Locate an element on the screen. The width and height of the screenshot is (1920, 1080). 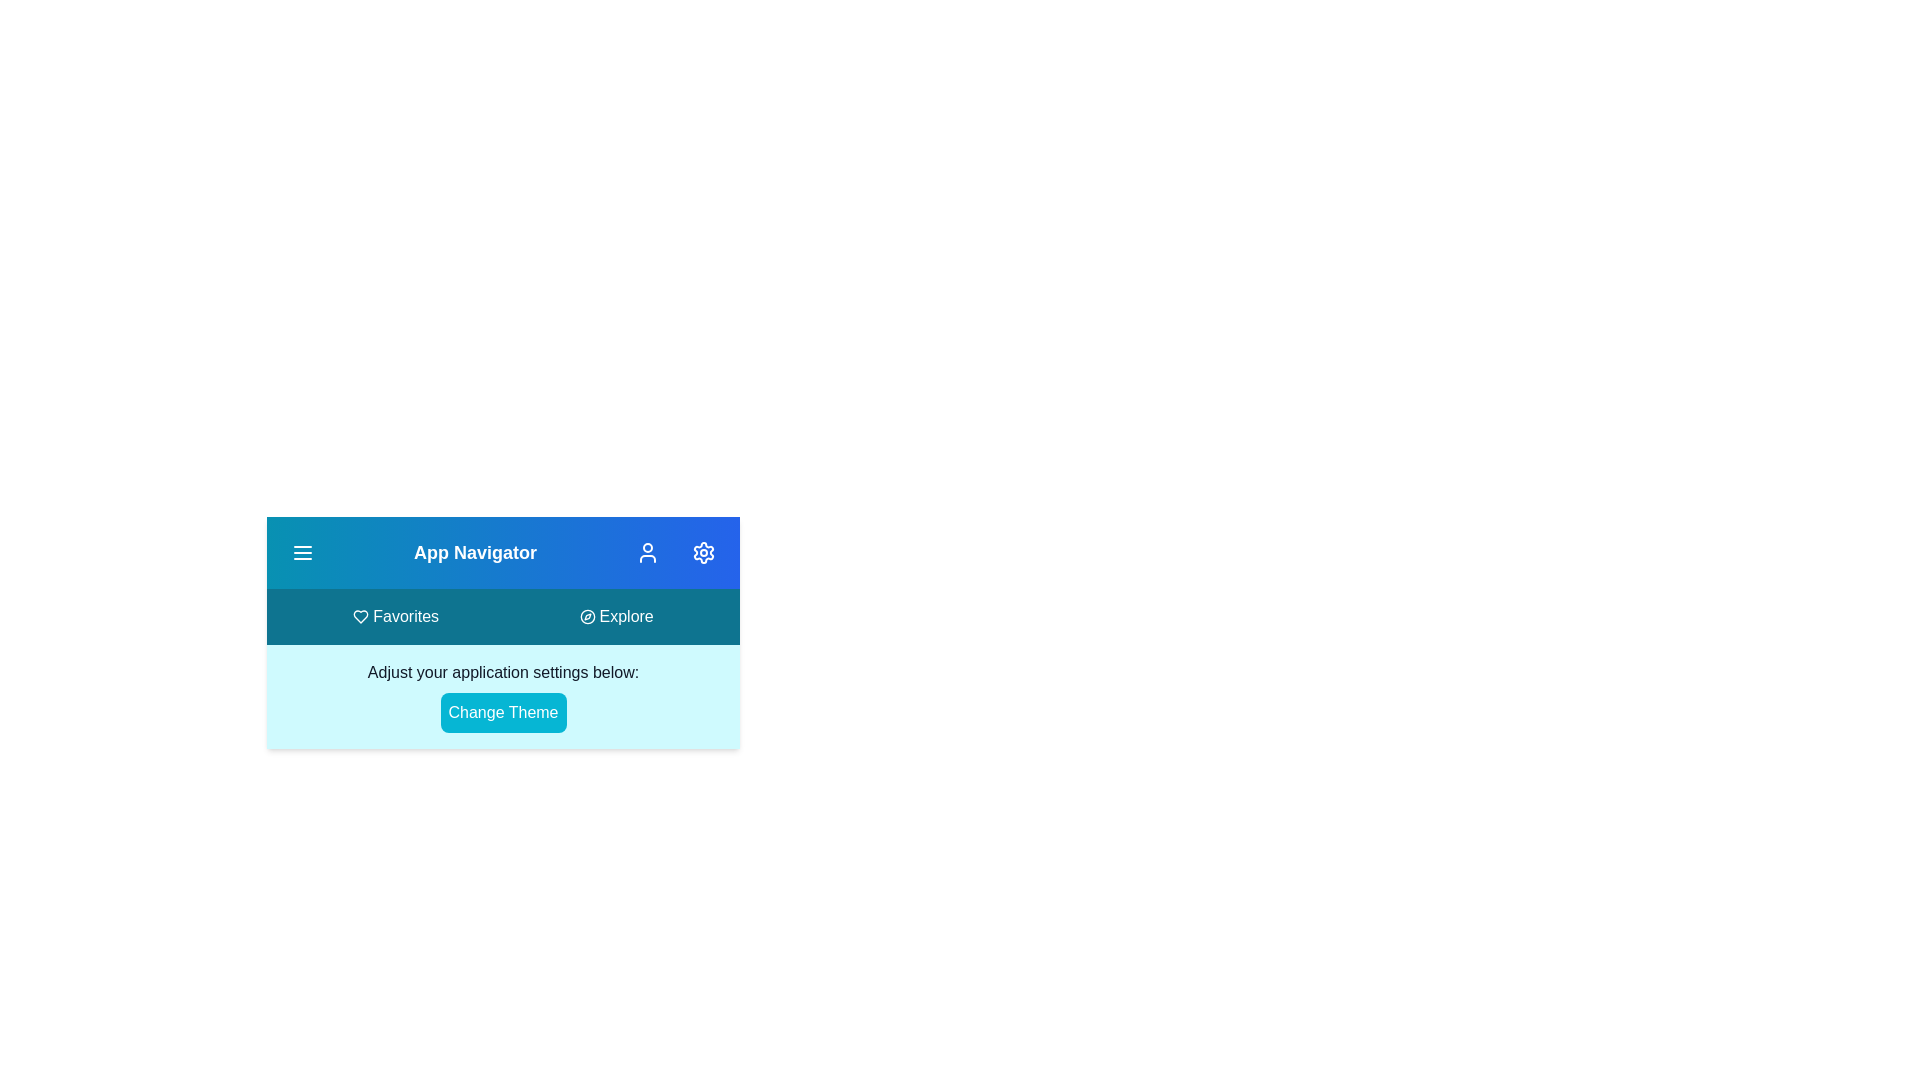
the 'Change Theme' button located at the bottom of the centered modal dialog titled 'App Navigator' is located at coordinates (503, 729).